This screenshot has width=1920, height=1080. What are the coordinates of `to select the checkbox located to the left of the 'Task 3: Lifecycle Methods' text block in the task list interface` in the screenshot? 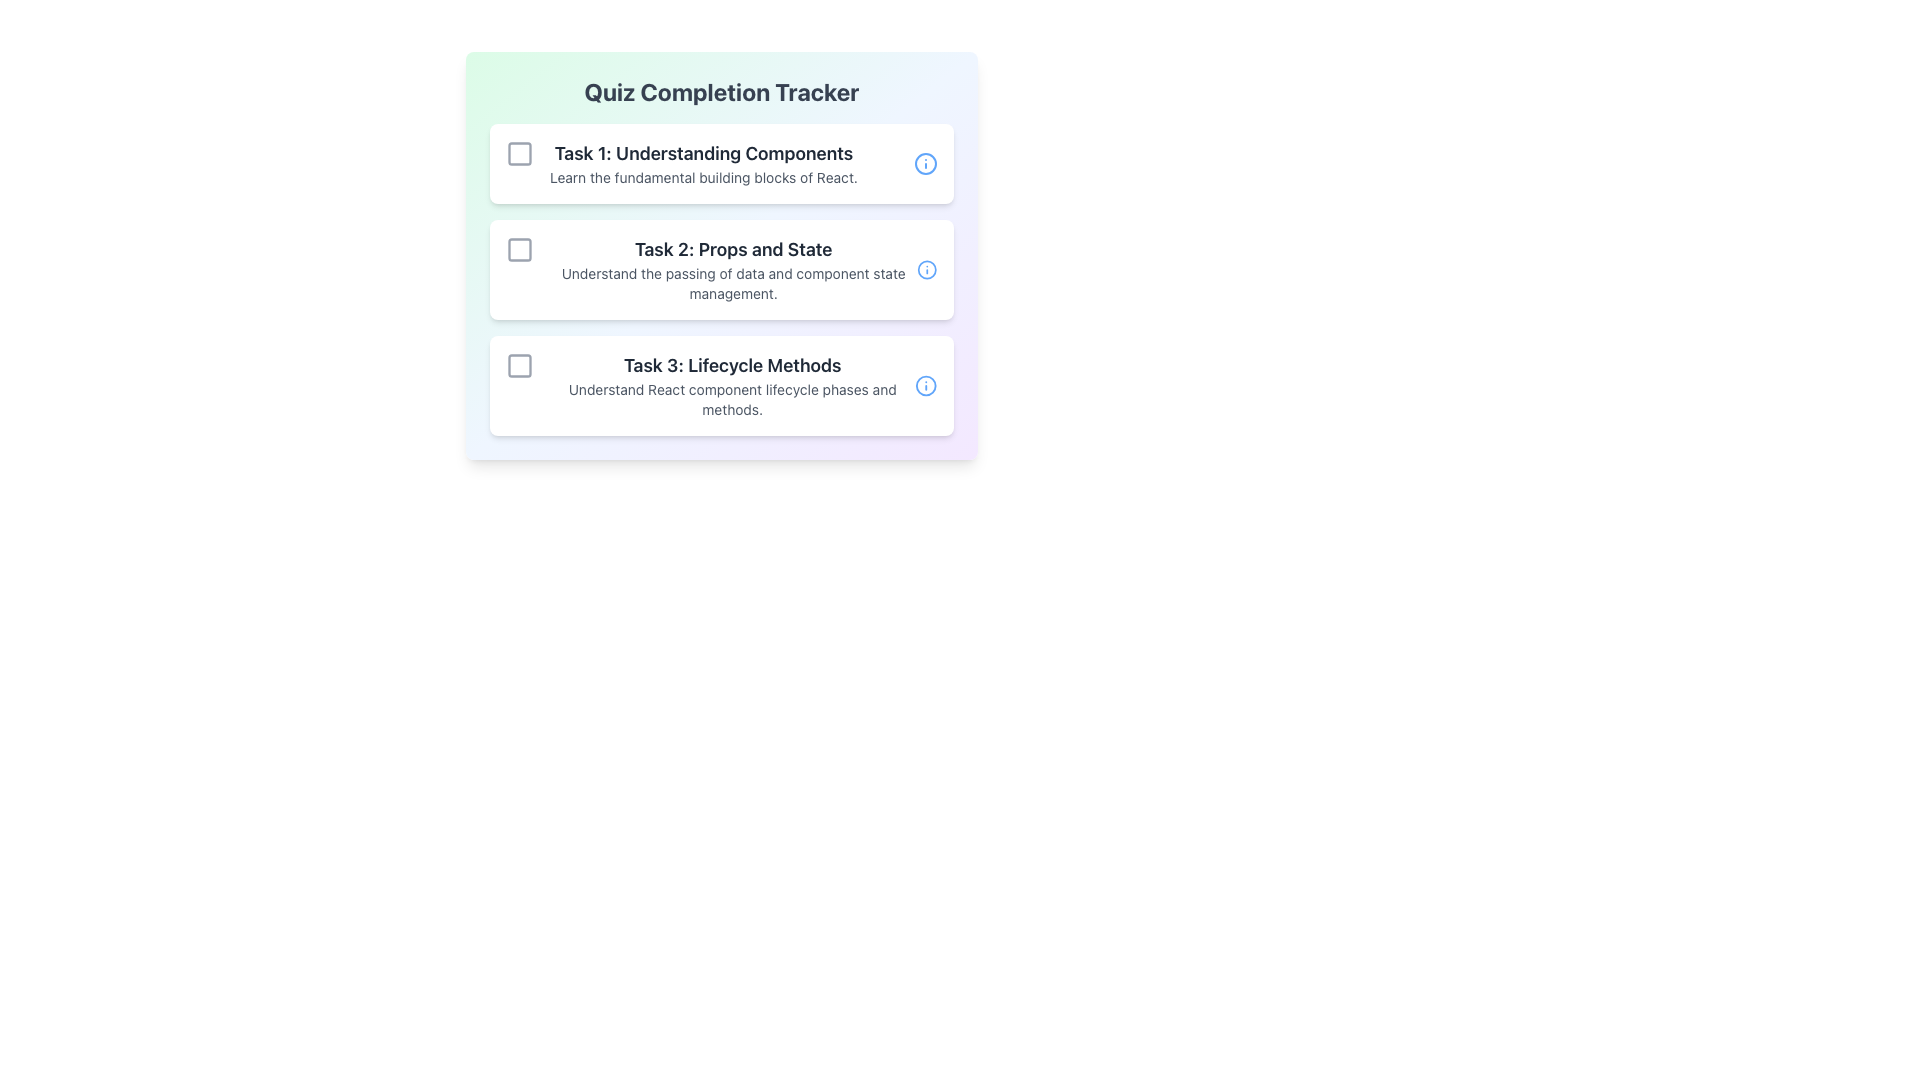 It's located at (519, 366).